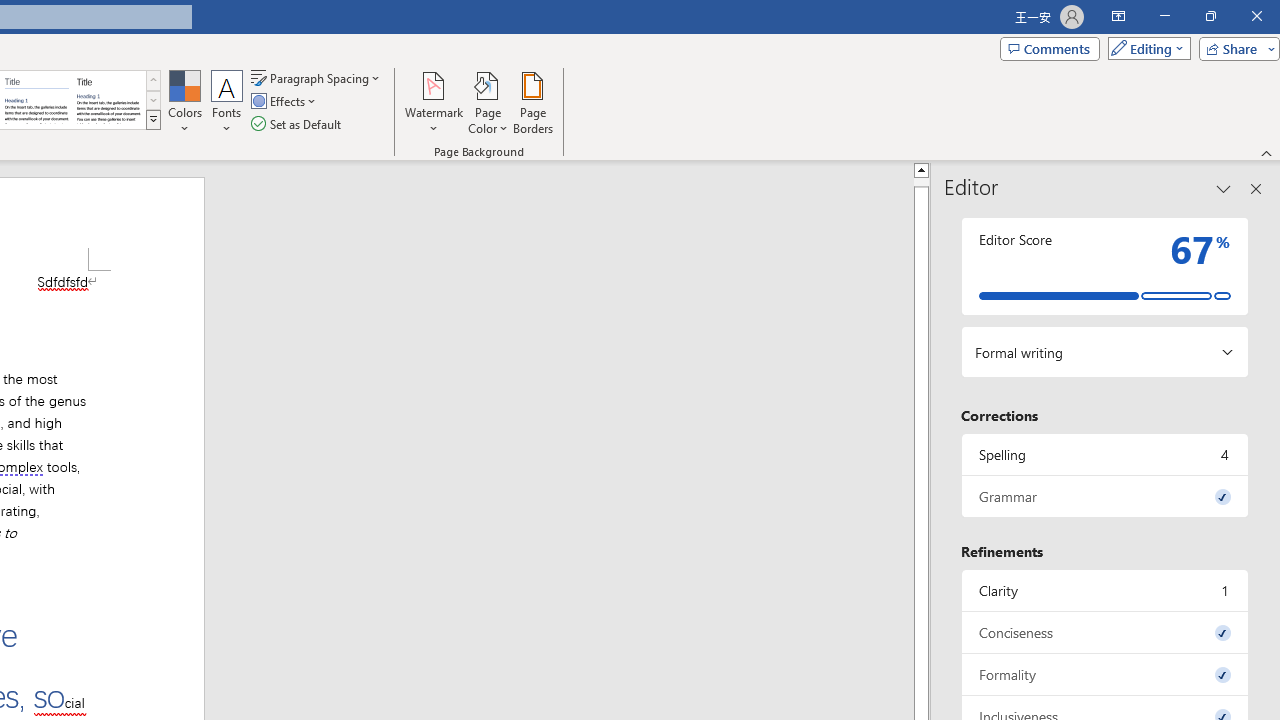 This screenshot has width=1280, height=720. Describe the element at coordinates (152, 120) in the screenshot. I see `'Style Set'` at that location.